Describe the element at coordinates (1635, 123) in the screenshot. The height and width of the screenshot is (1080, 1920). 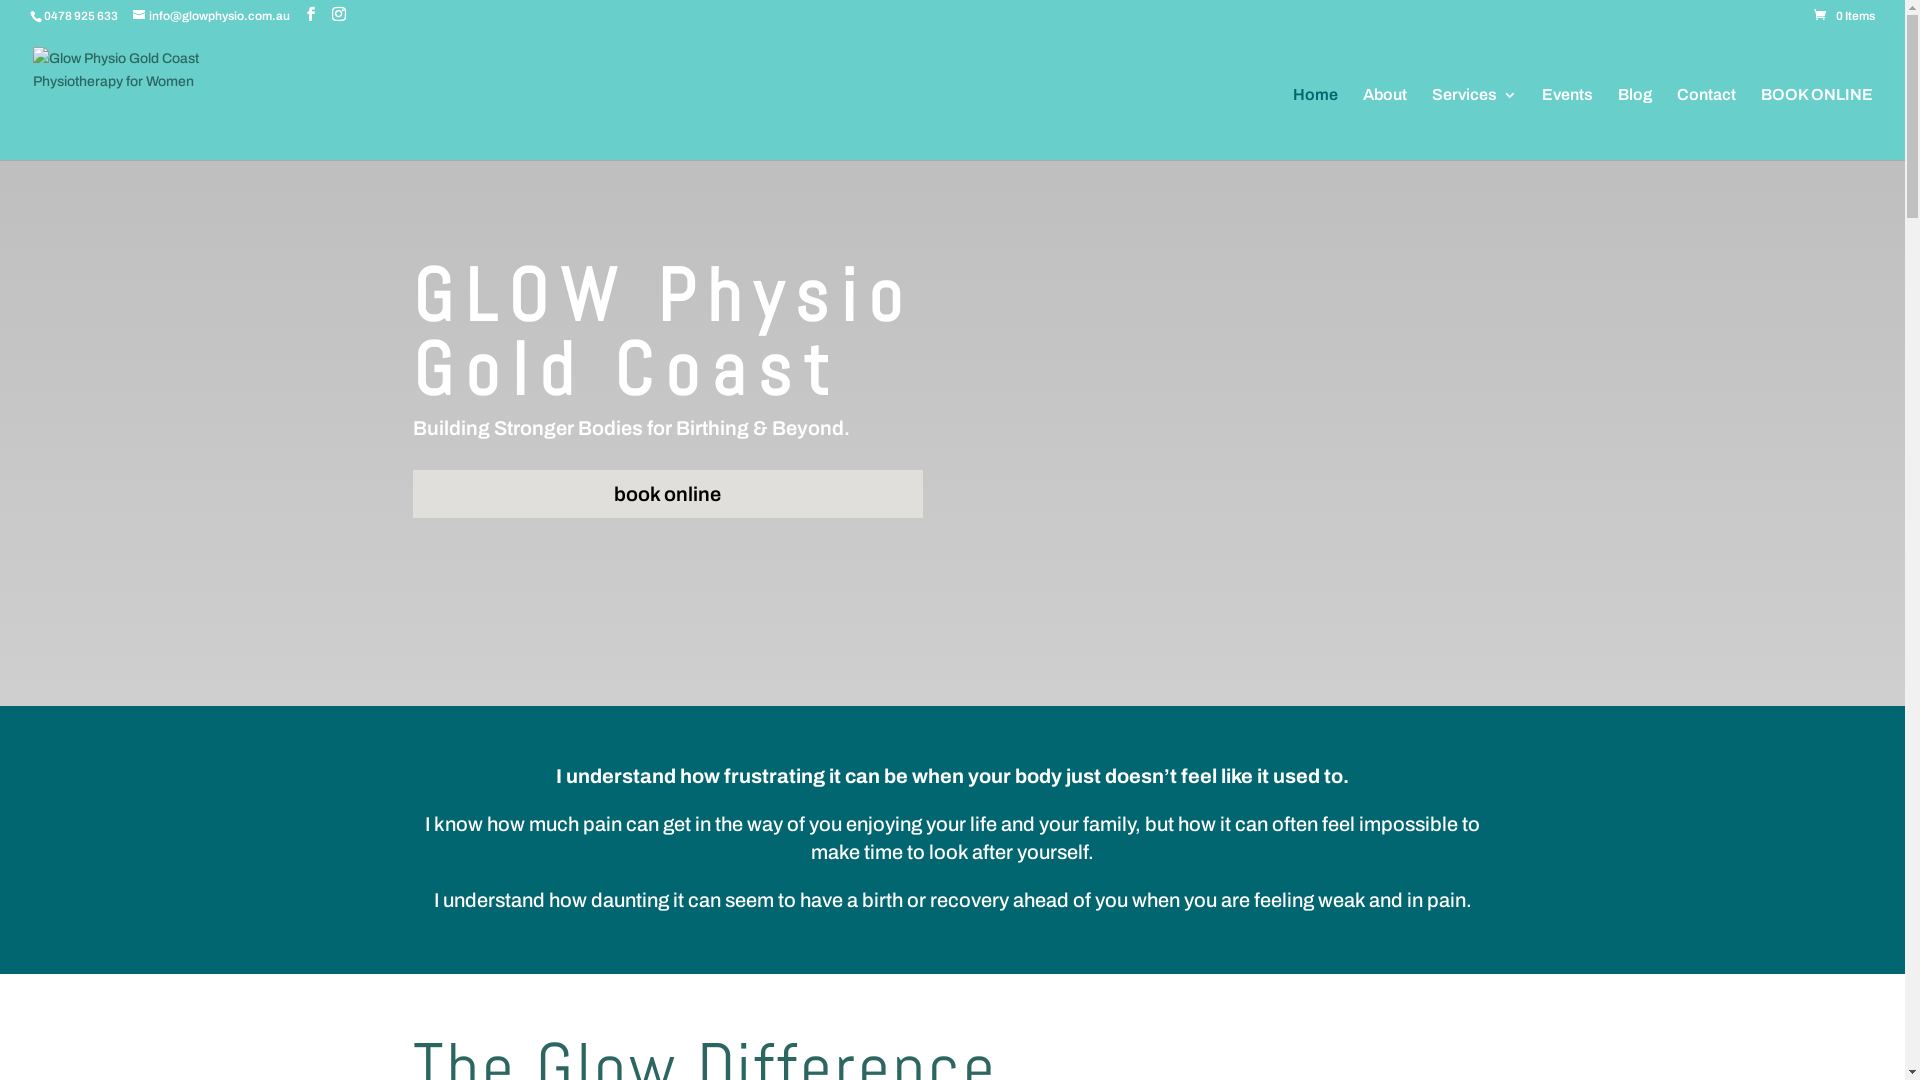
I see `'Blog'` at that location.